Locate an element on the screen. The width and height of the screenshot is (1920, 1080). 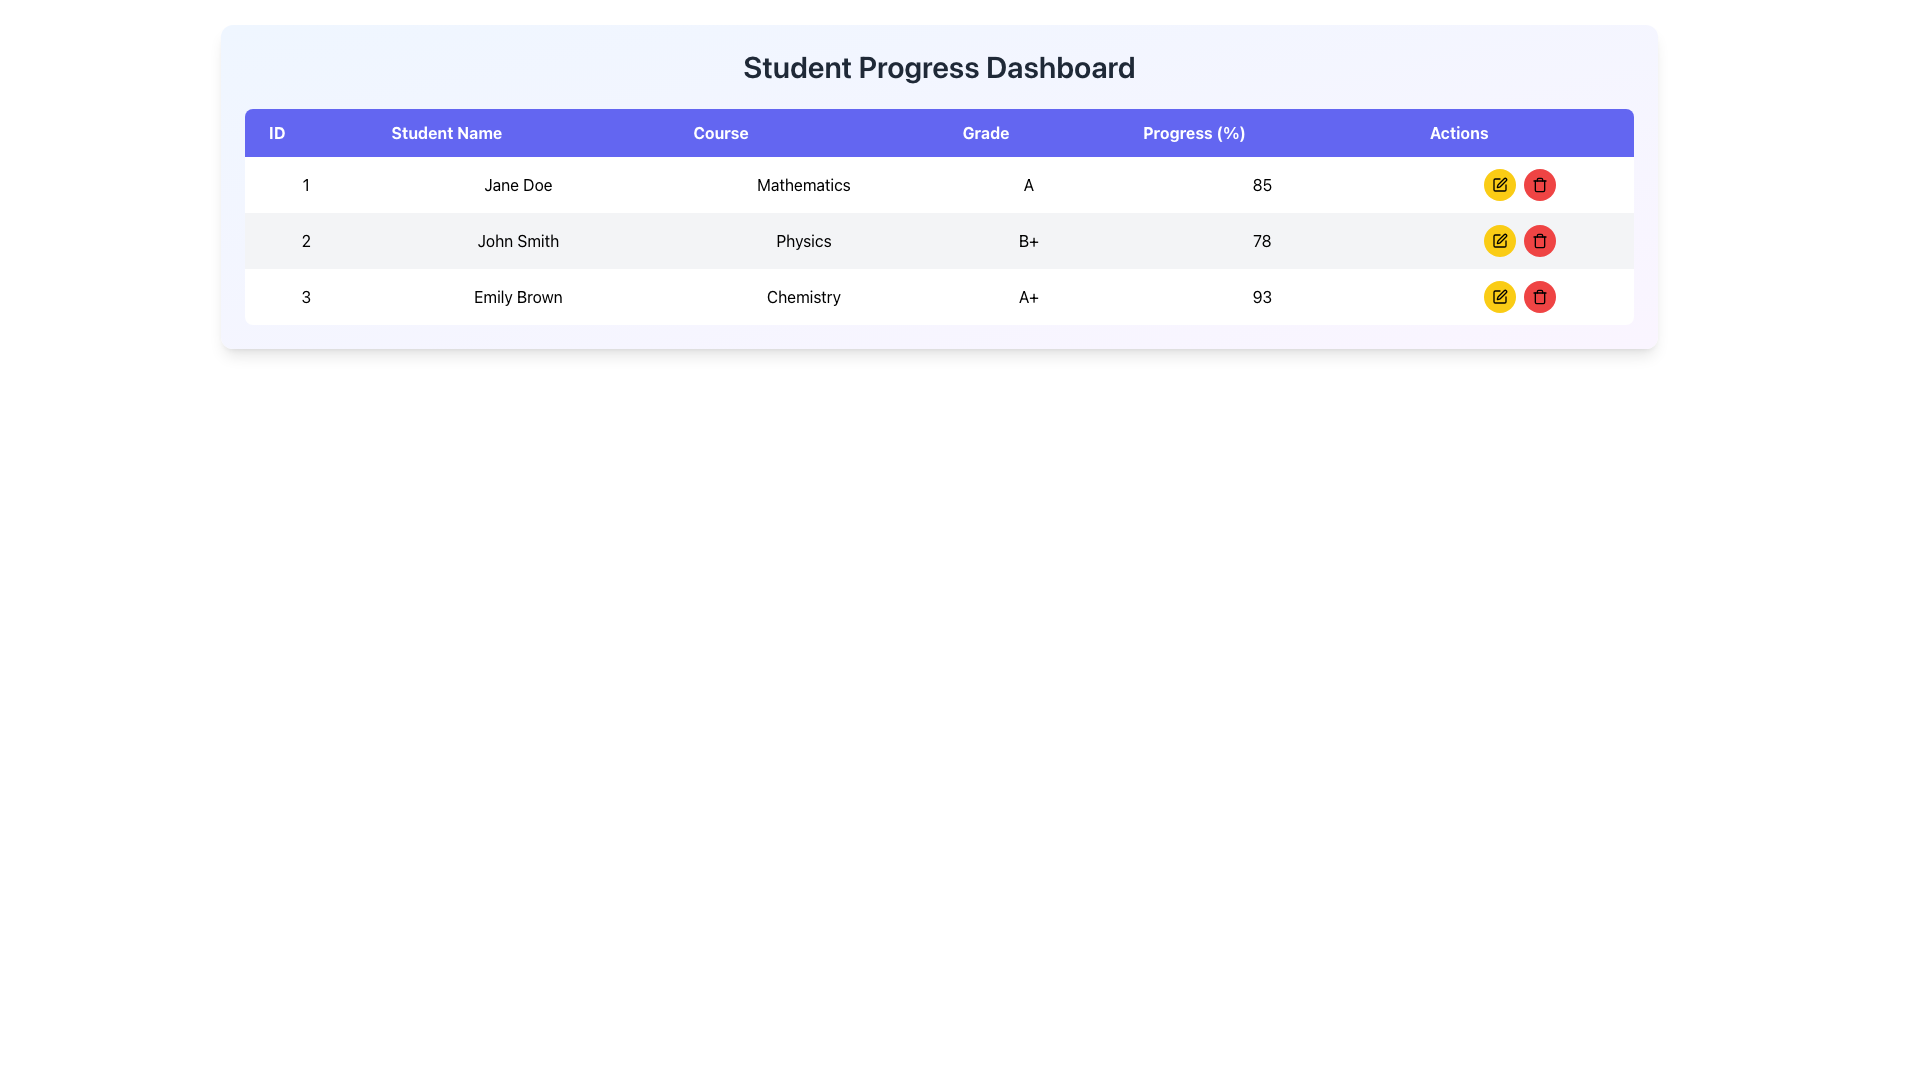
the 'delete' button in the 'Actions' column corresponding to the second row ('John Smith') is located at coordinates (1538, 186).